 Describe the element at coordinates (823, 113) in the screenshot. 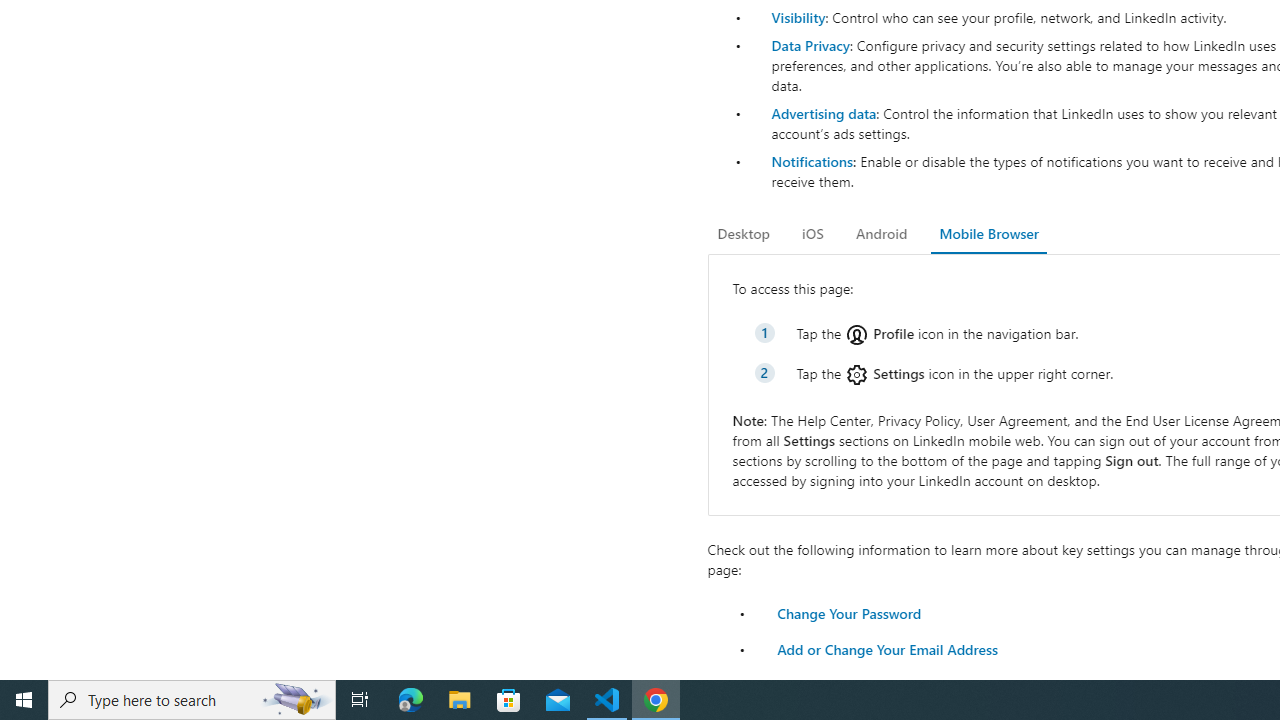

I see `'Advertising data'` at that location.